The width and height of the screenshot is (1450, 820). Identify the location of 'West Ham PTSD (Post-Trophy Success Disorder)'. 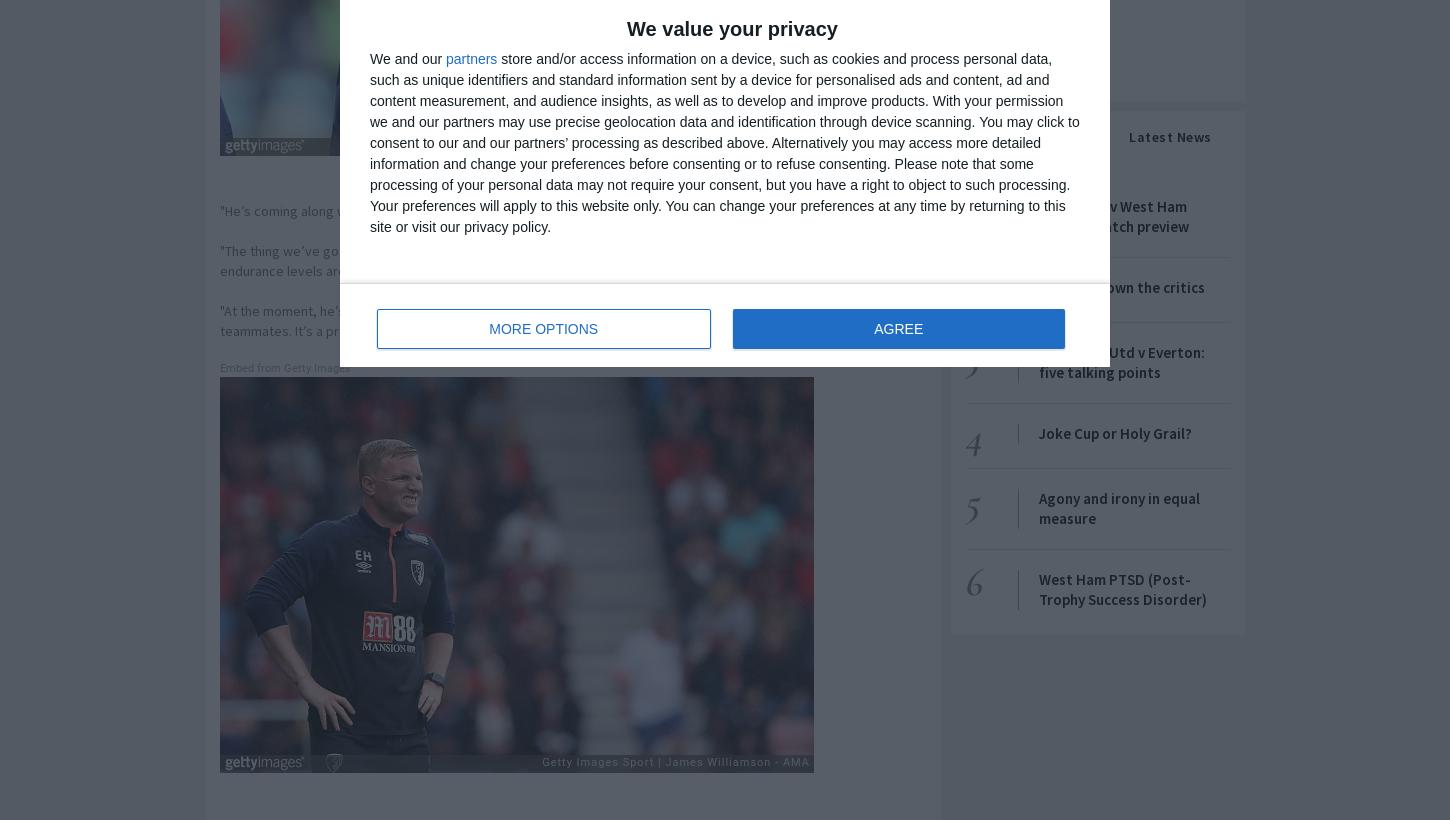
(1039, 588).